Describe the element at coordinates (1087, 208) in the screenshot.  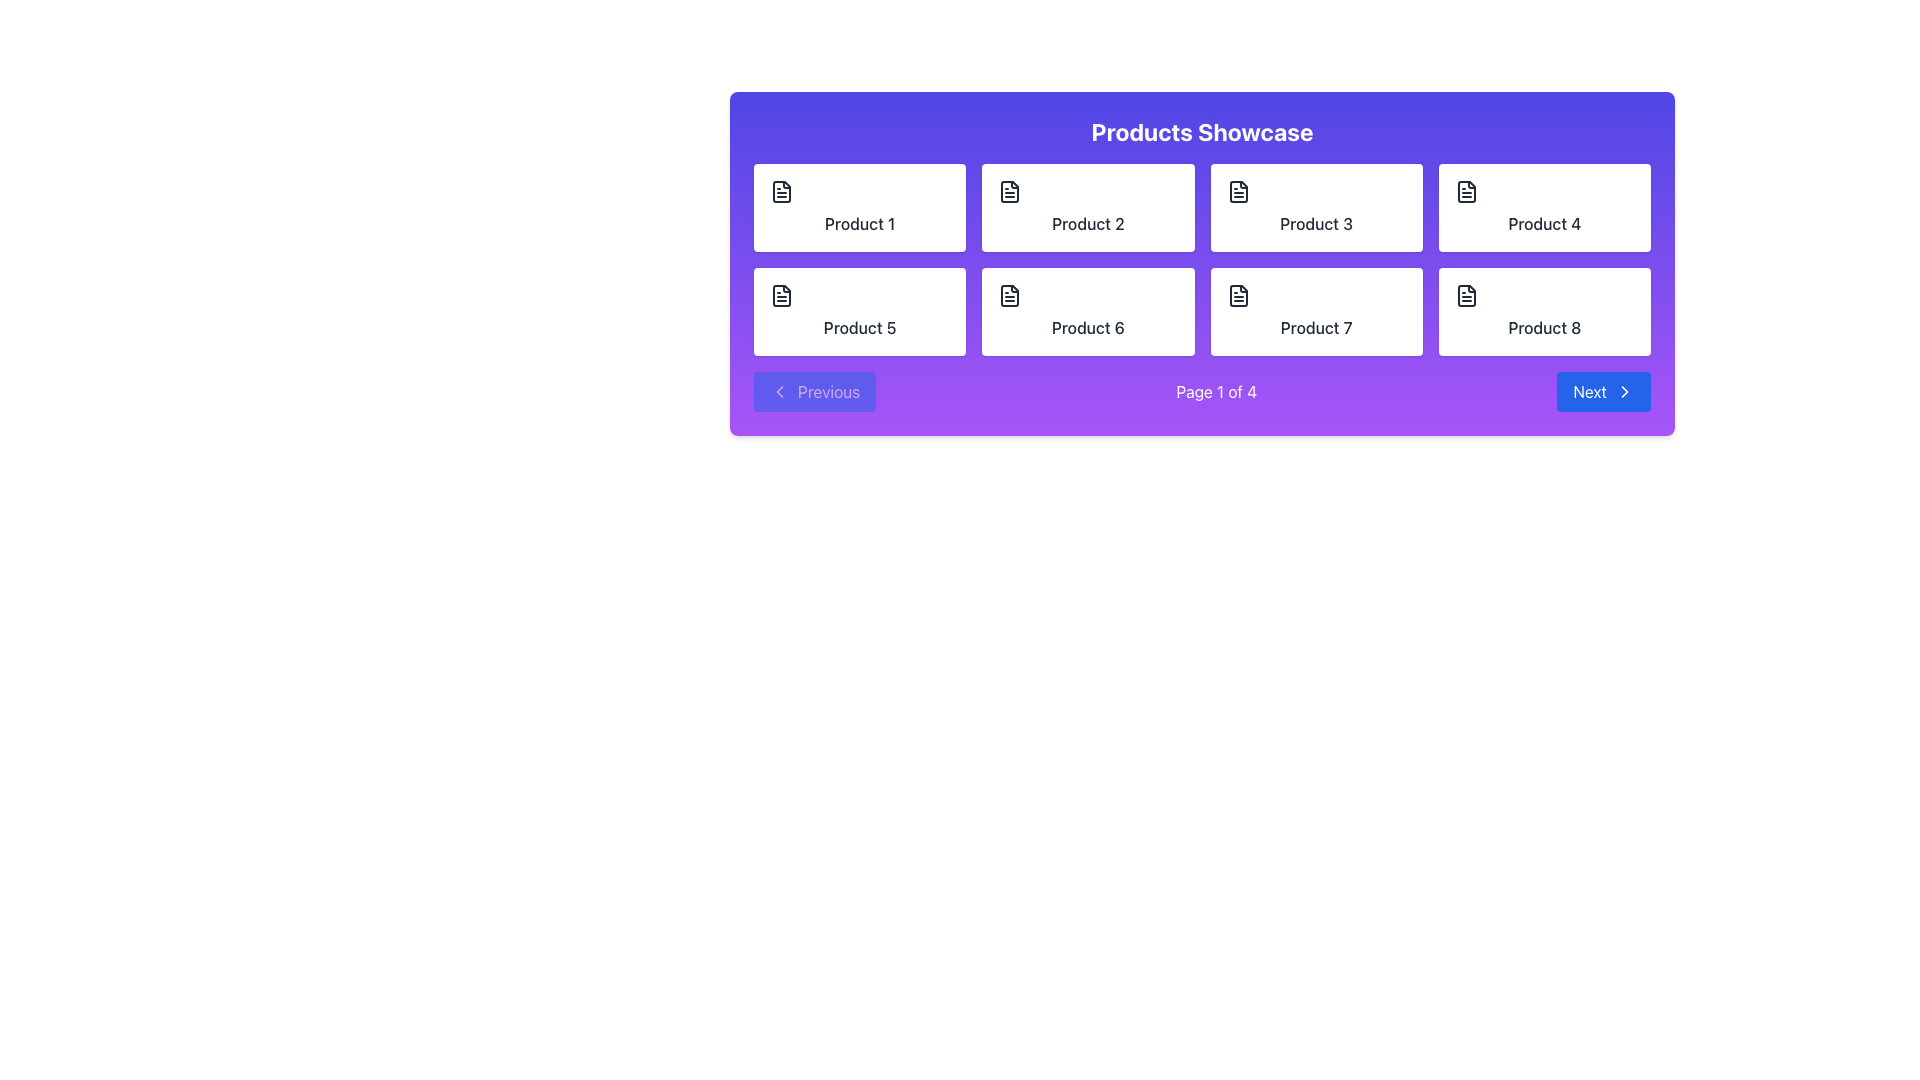
I see `the Display Card labeled 'Product 2' located in the second column of the first row in the 'Products Showcase' section` at that location.